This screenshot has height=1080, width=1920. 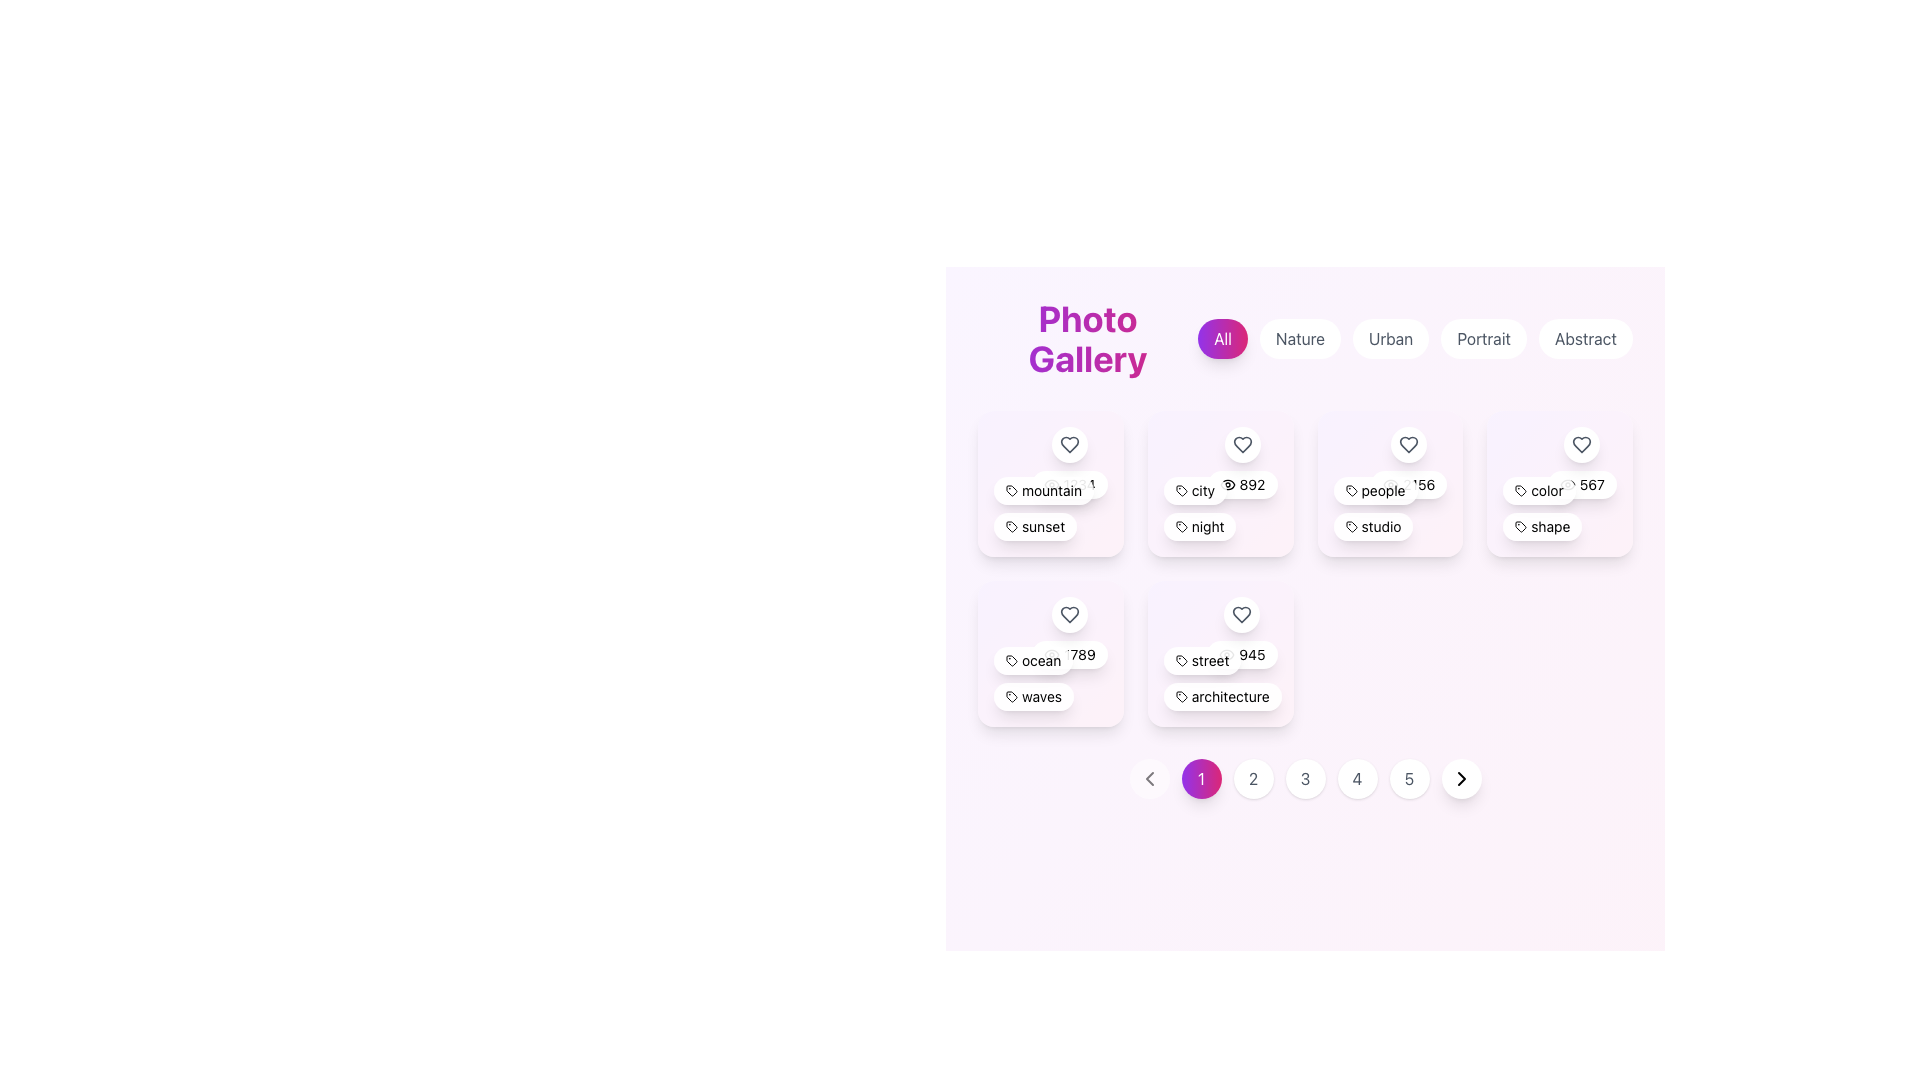 What do you see at coordinates (1408, 443) in the screenshot?
I see `the heart-shaped icon in the third column of the top row to like or favorite an item` at bounding box center [1408, 443].